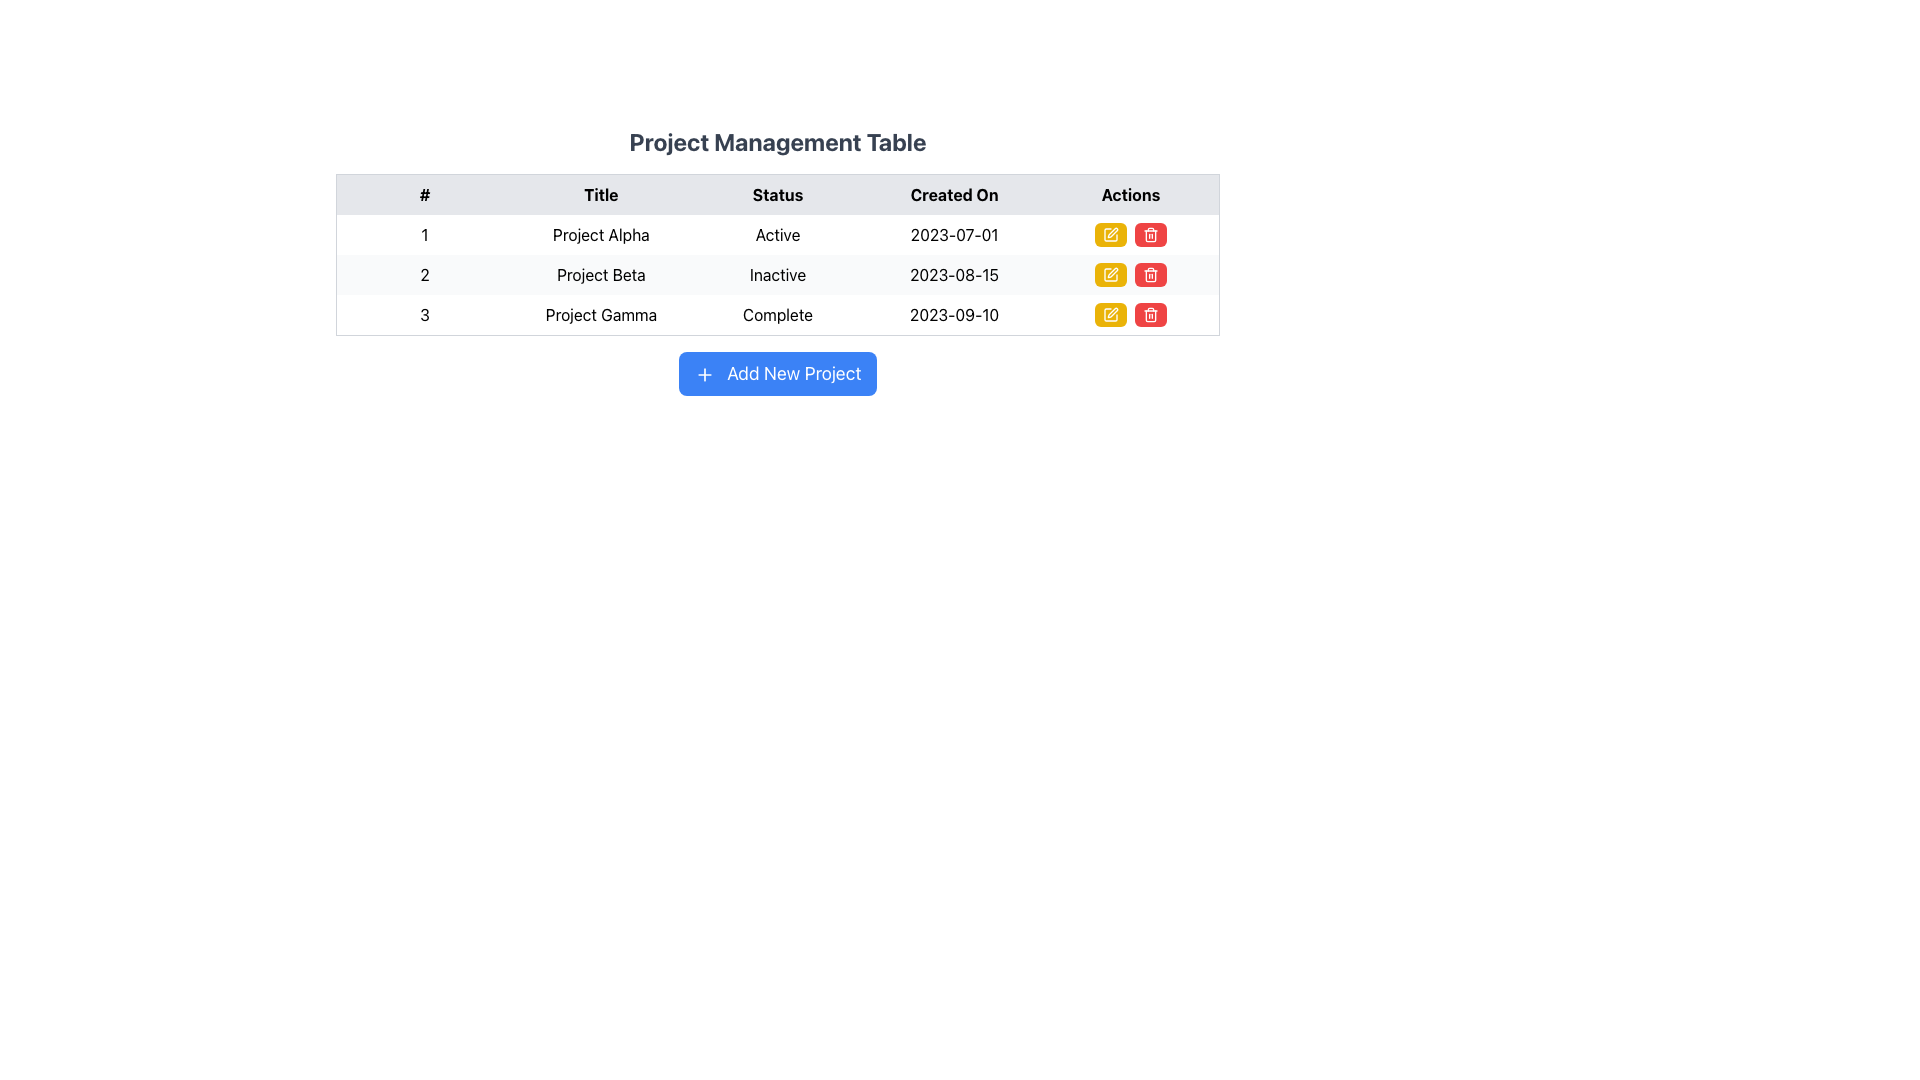  I want to click on the static text label indicating the status of 'Project Beta', which shows that the project is currently inactive, located in the third column of the table in the second row, so click(776, 274).